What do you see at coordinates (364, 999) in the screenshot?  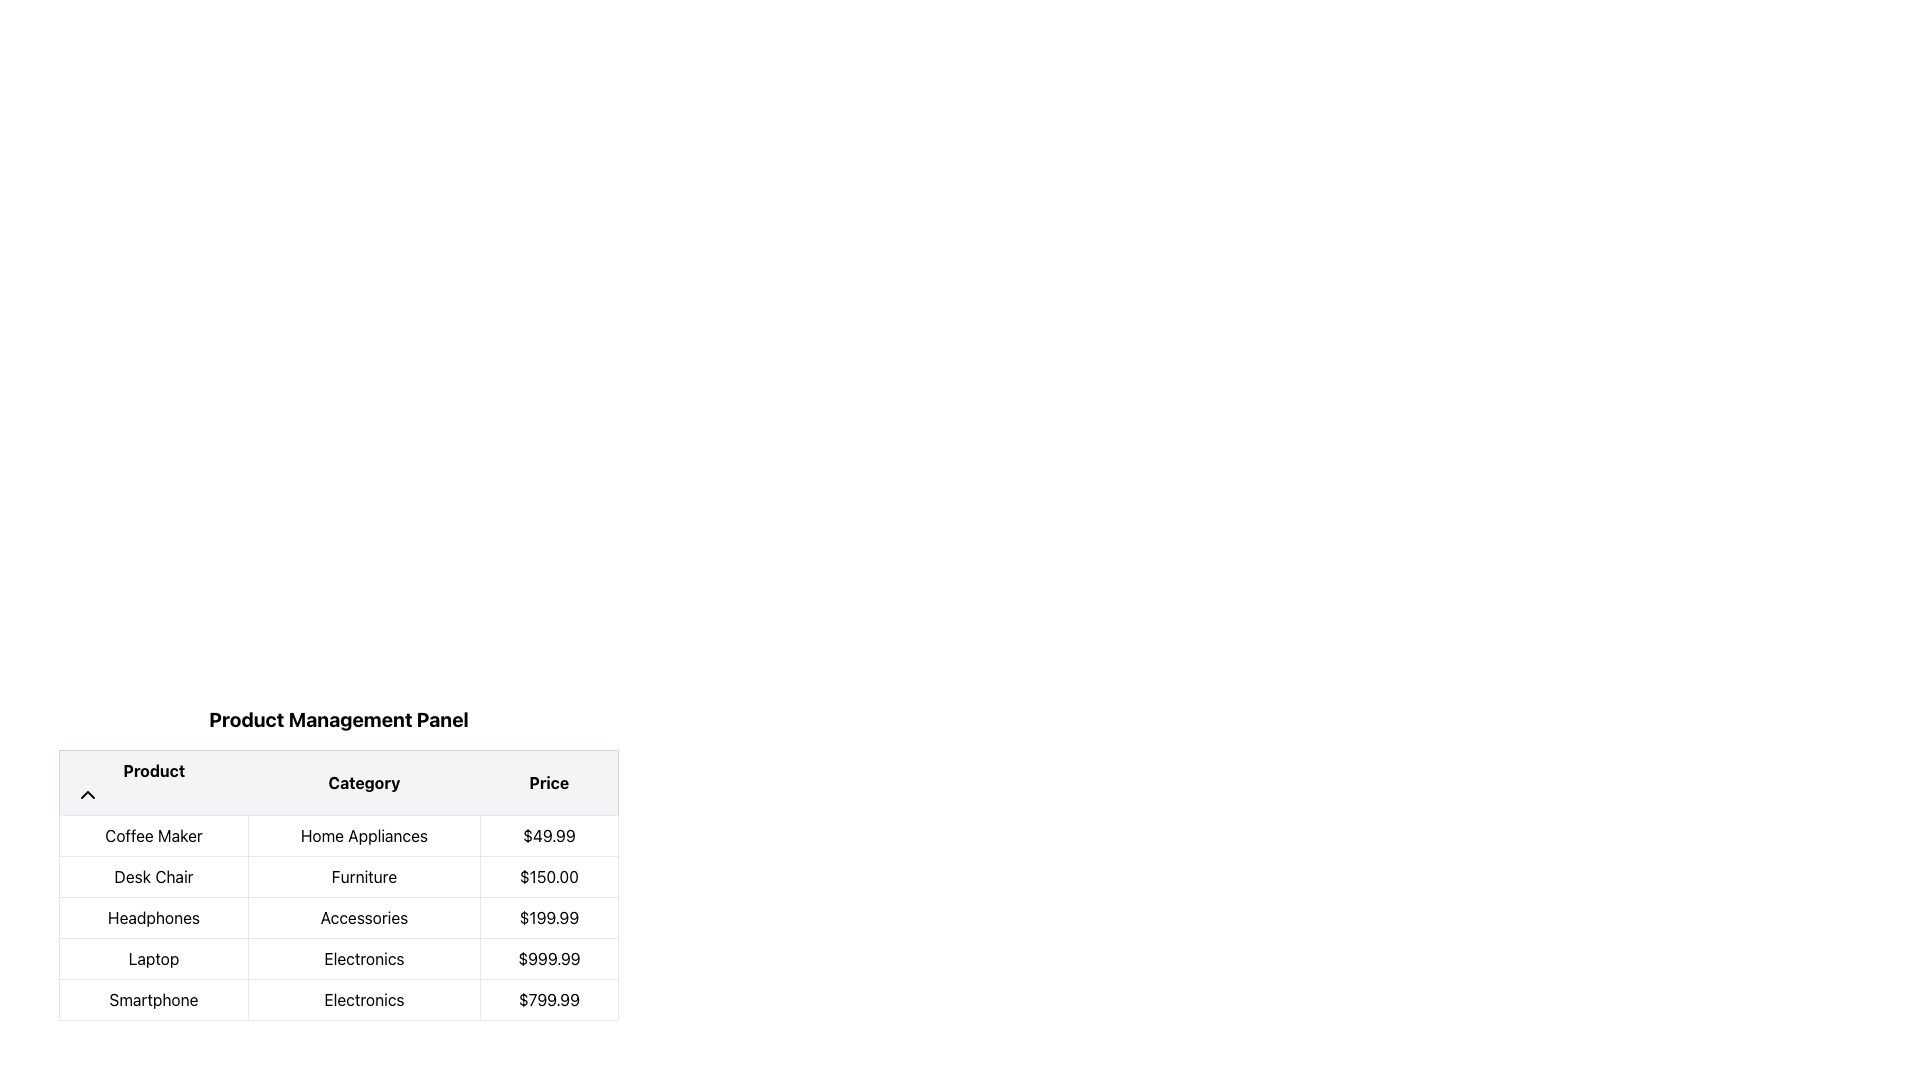 I see `the Text Label displaying the category for the listed product 'Smartphone' in the last row of the table` at bounding box center [364, 999].